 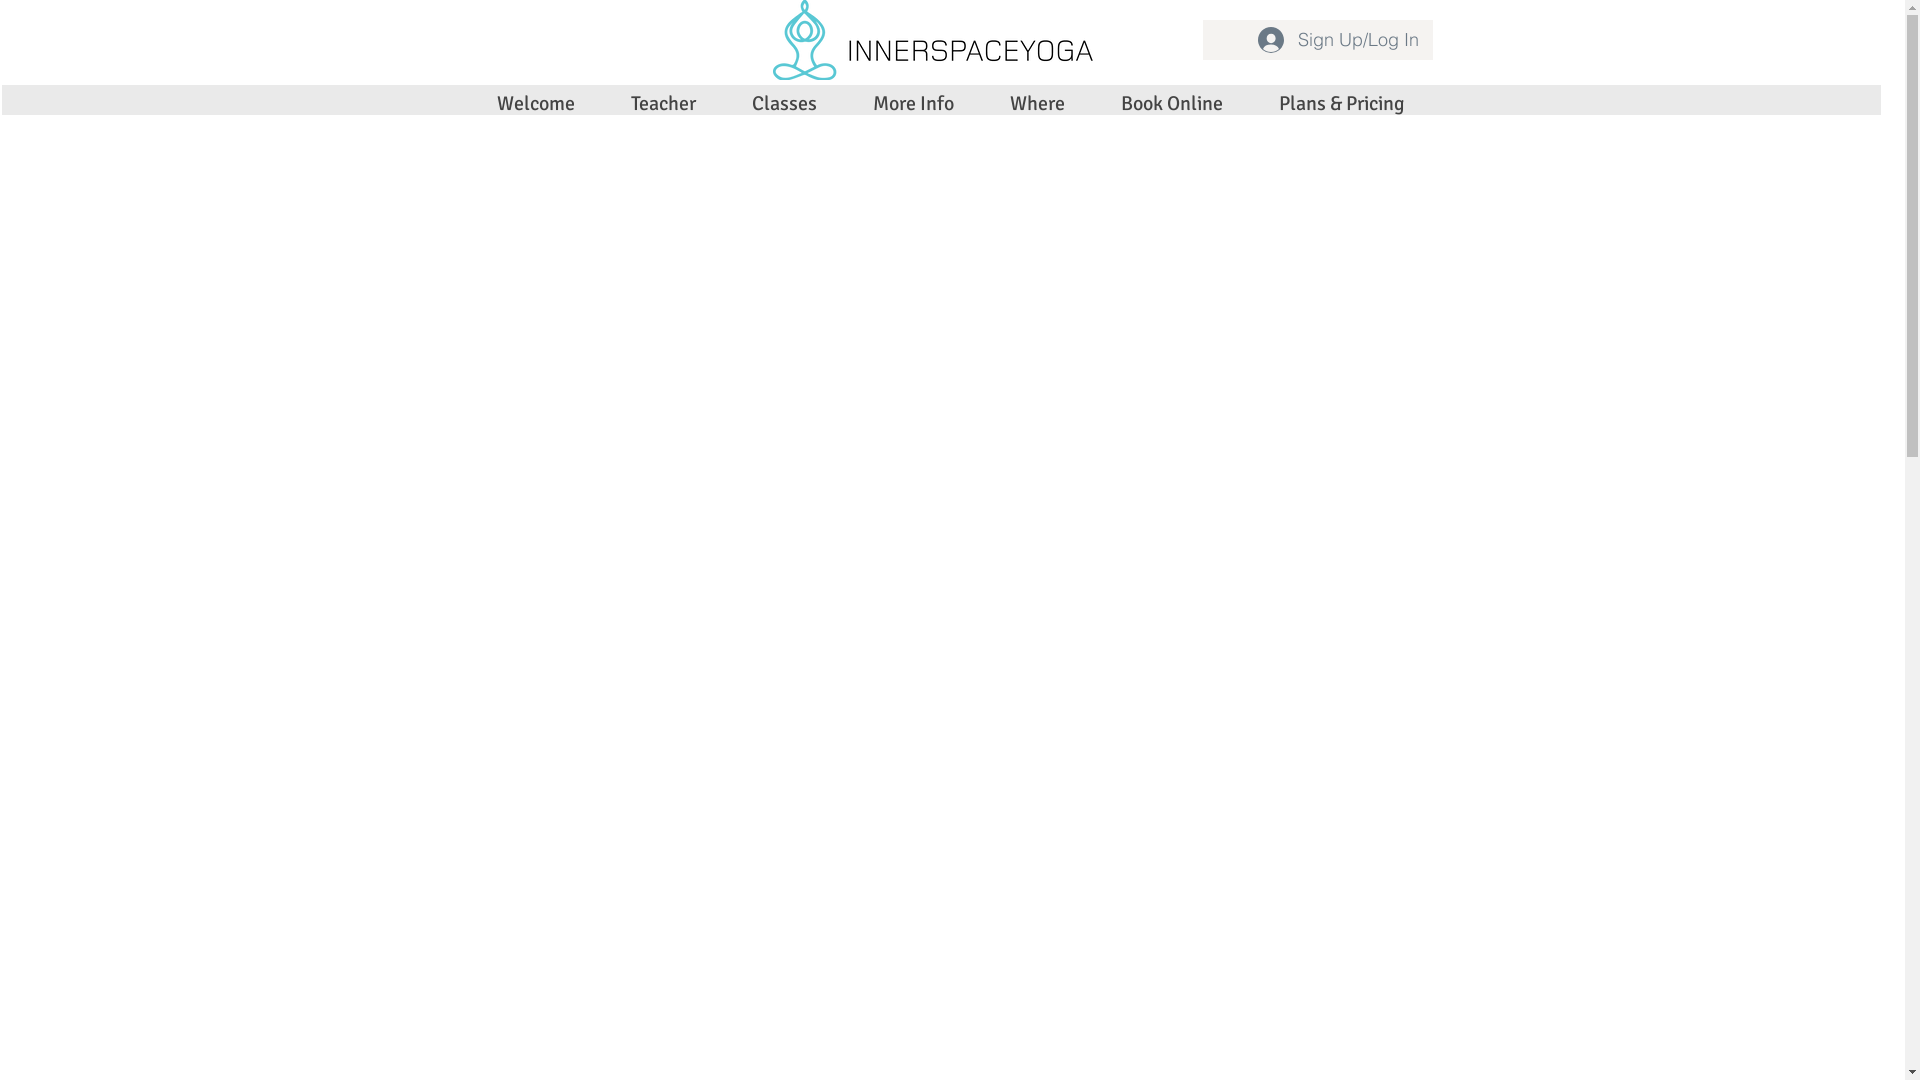 I want to click on 'Sign Up/Log In', so click(x=1338, y=39).